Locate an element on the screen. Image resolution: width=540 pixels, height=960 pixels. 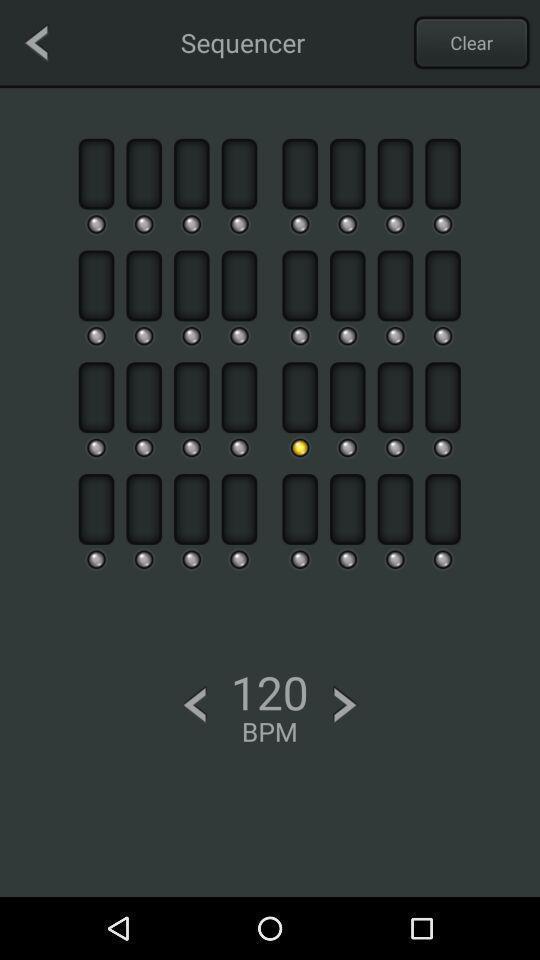
go back is located at coordinates (36, 41).